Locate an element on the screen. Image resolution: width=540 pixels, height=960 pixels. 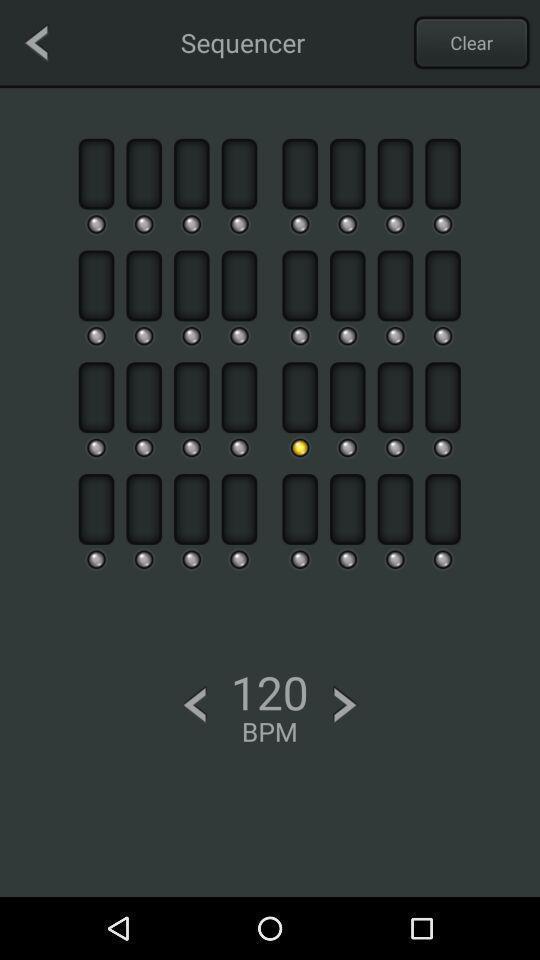
go back is located at coordinates (36, 41).